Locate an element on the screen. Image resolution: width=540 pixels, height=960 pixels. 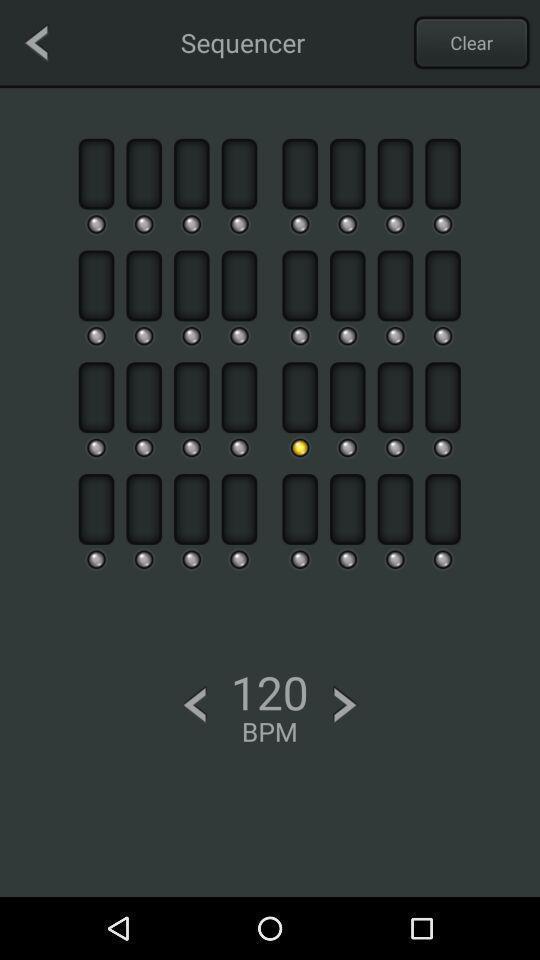
go back is located at coordinates (36, 41).